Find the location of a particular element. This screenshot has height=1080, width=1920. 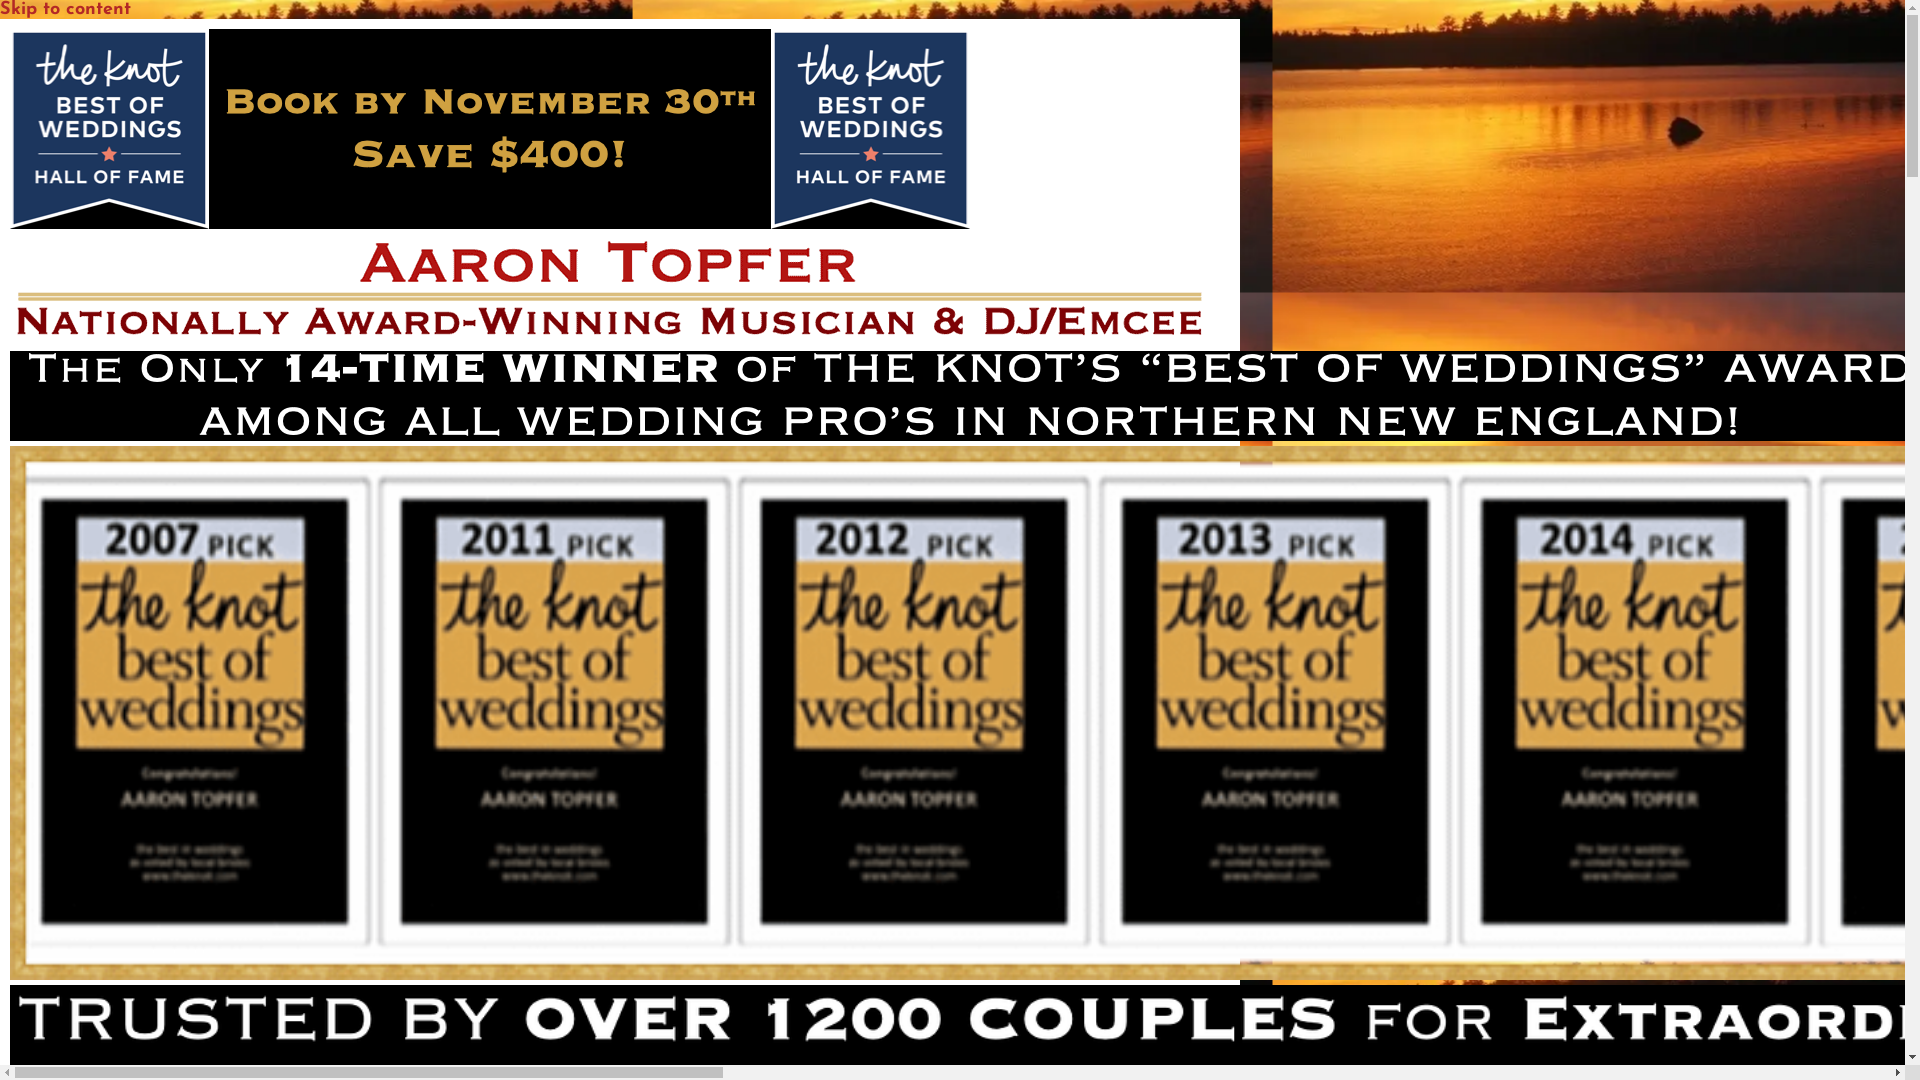

'Skip to content' is located at coordinates (65, 9).